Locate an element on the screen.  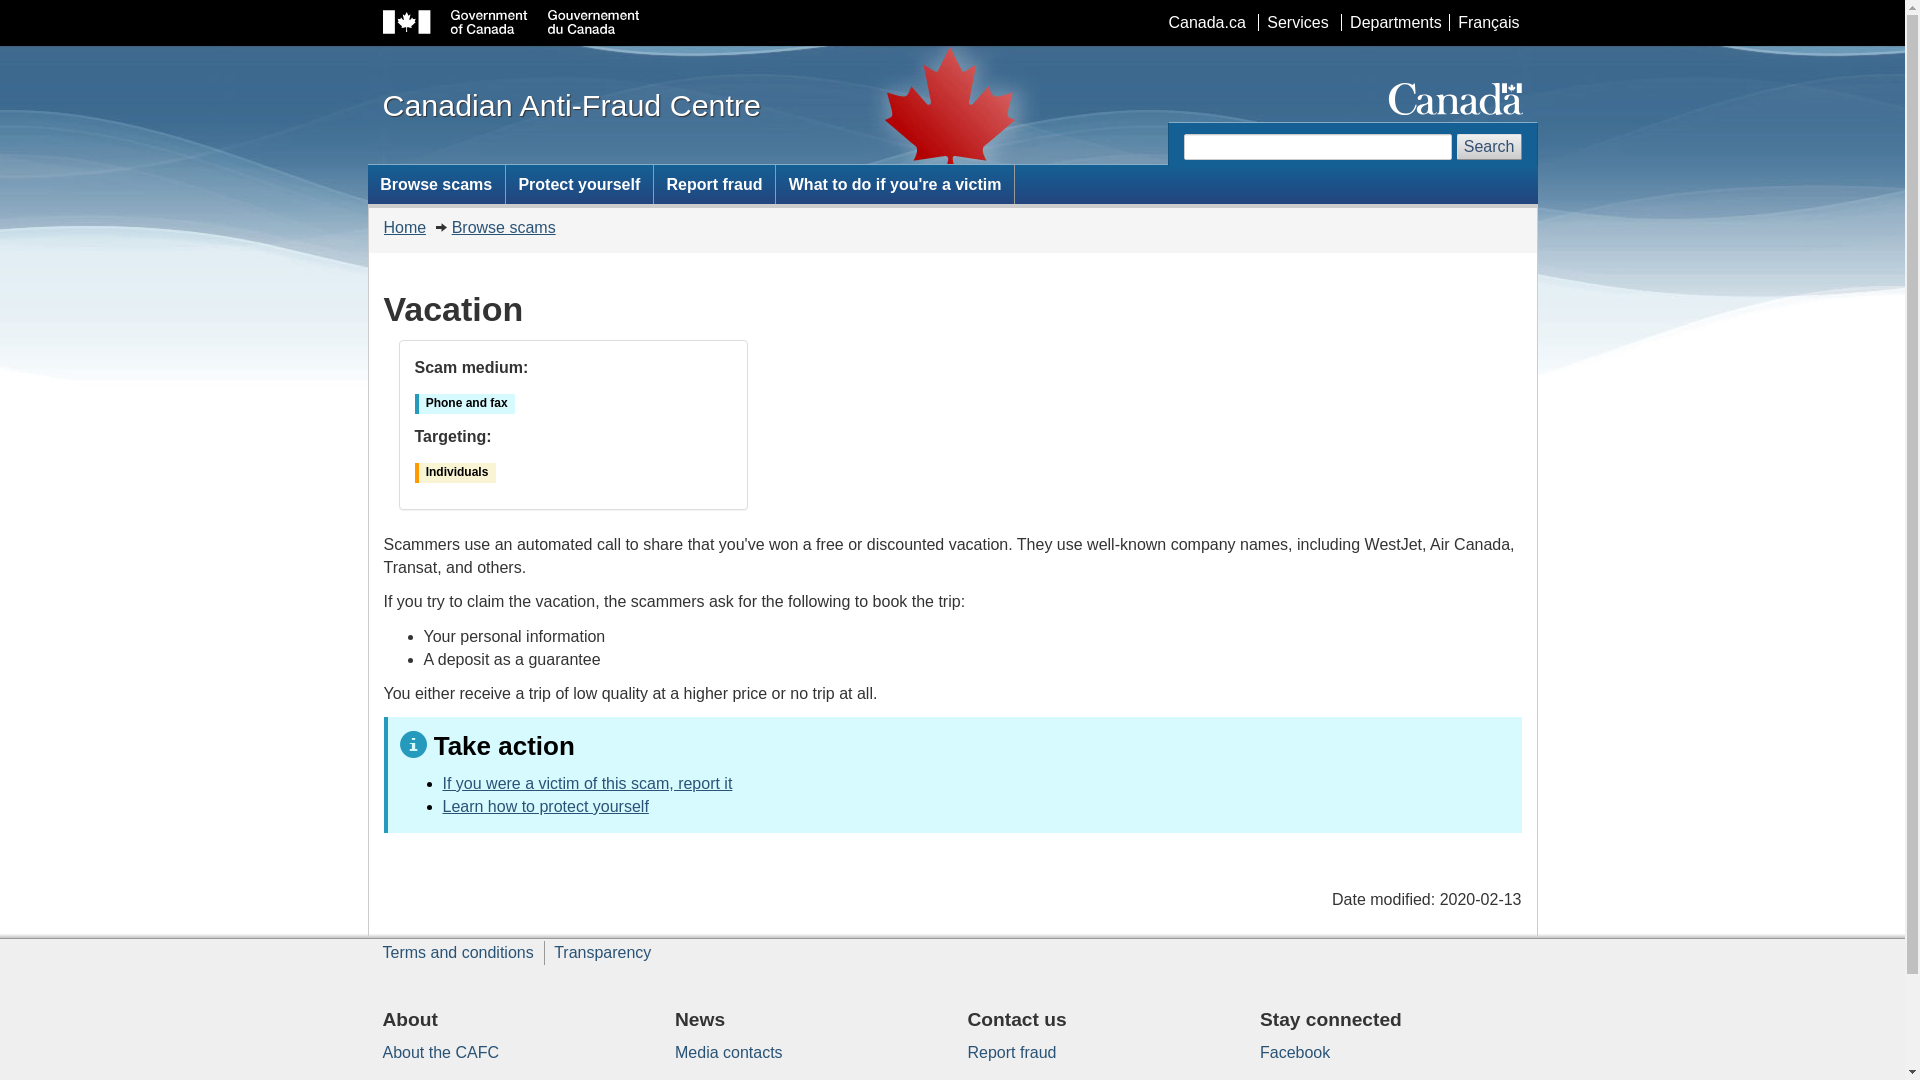
'Search' is located at coordinates (1489, 145).